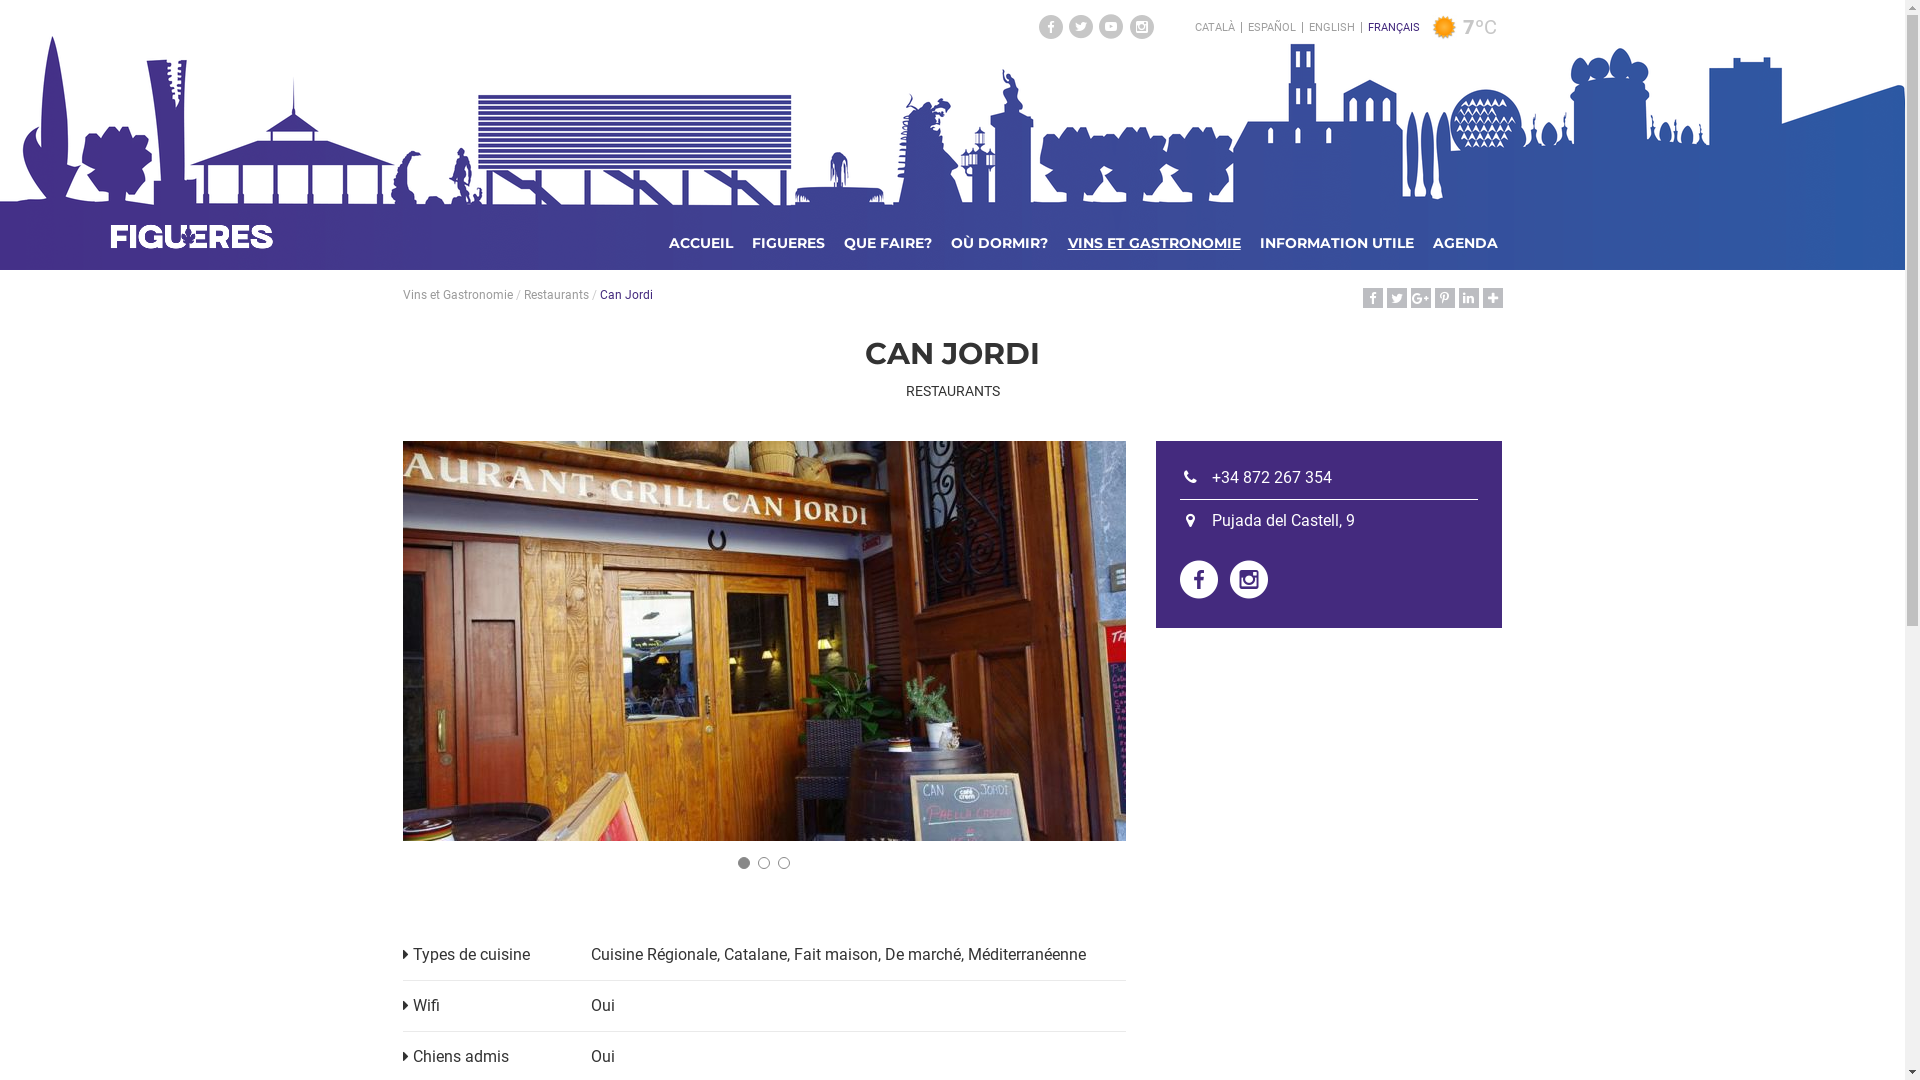  I want to click on 'QUE FAIRE?', so click(887, 242).